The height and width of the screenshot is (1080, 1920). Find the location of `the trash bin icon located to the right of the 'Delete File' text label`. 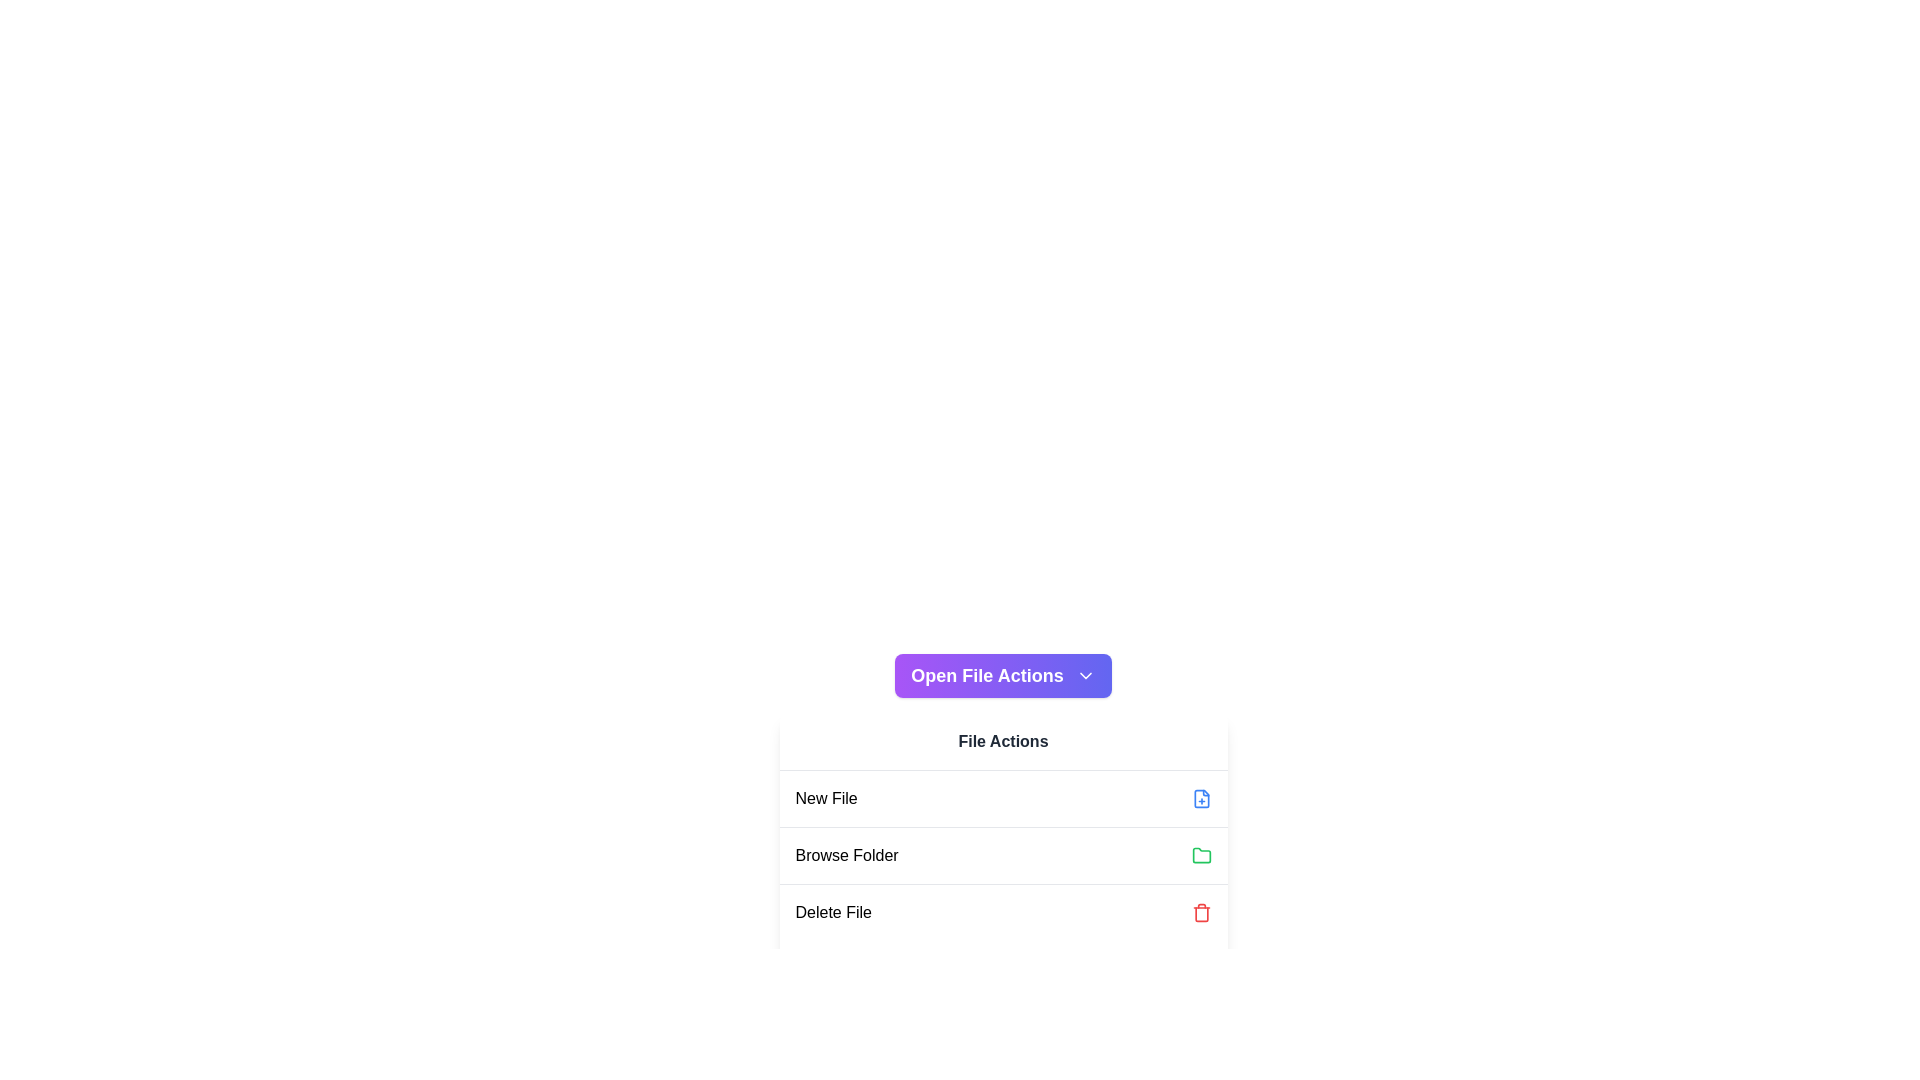

the trash bin icon located to the right of the 'Delete File' text label is located at coordinates (1200, 913).